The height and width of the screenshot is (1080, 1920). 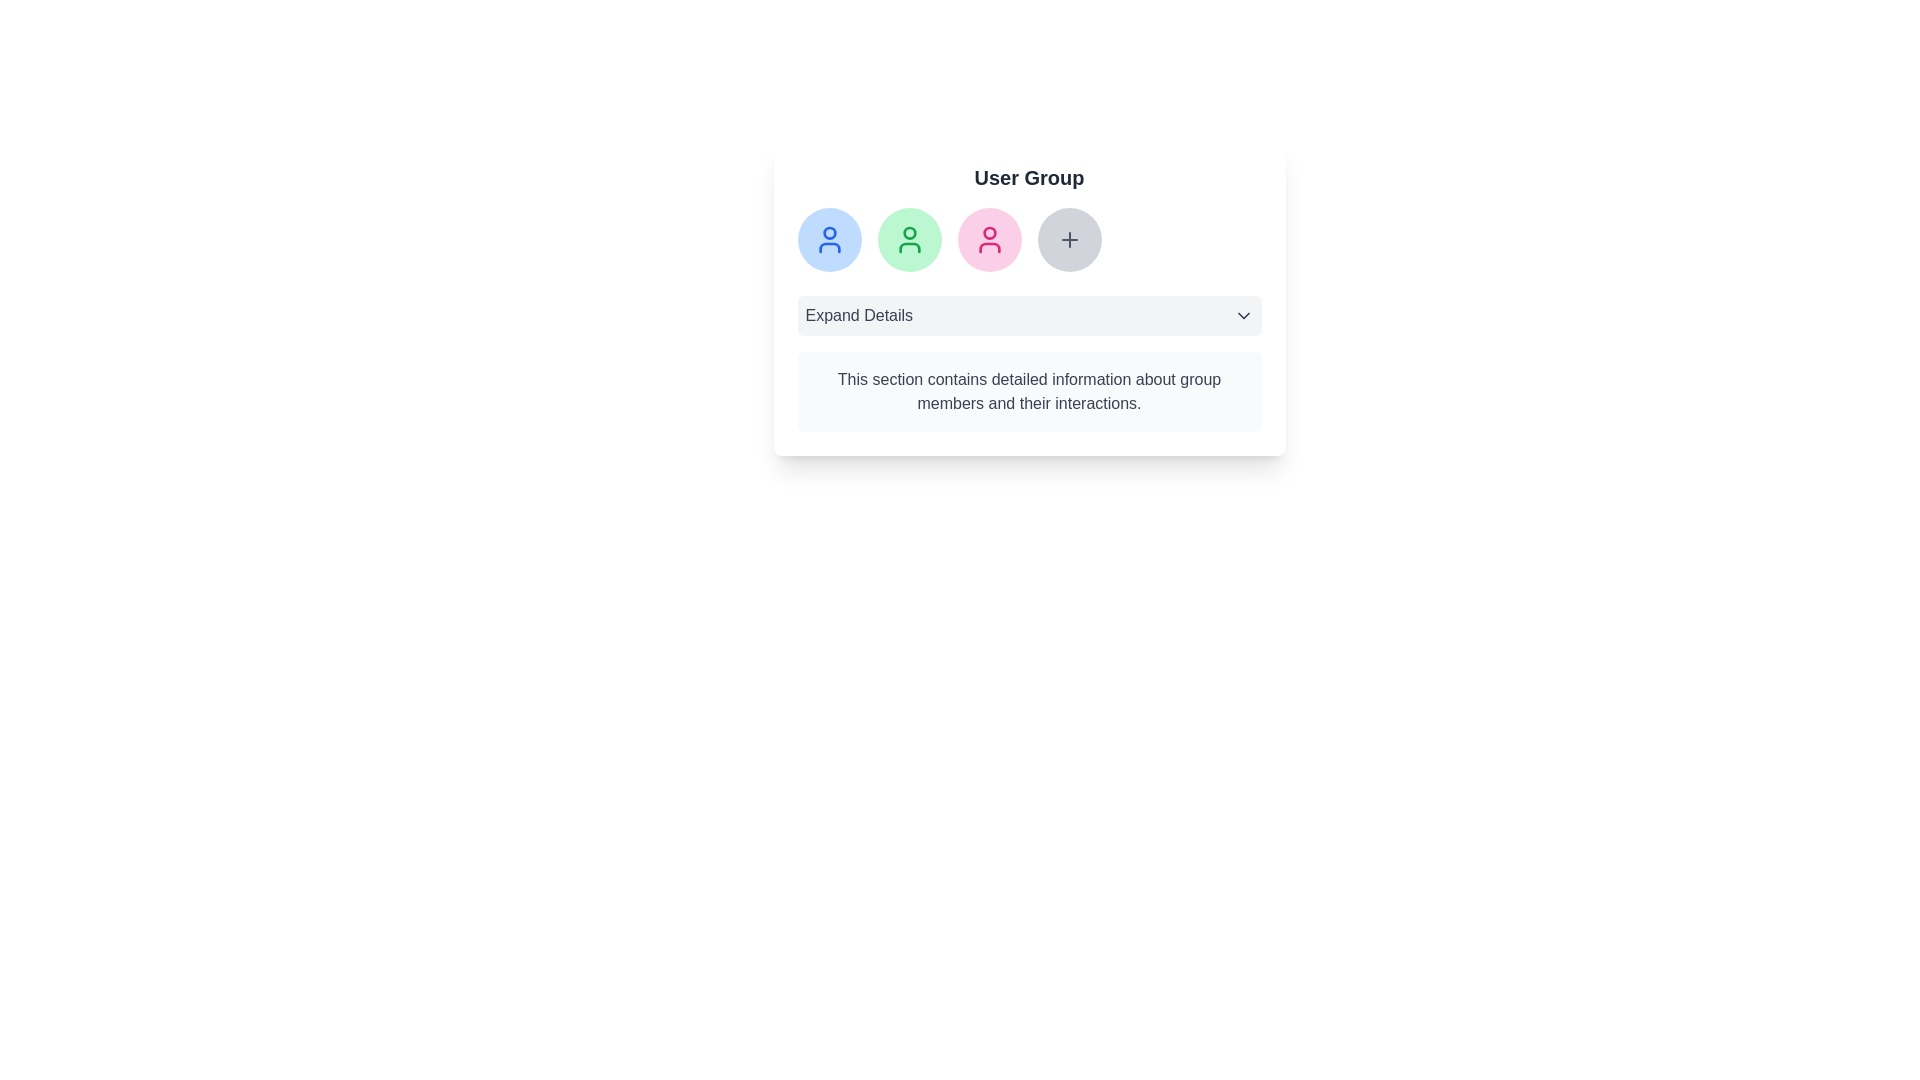 I want to click on the circle representing the head in the first user icon on the far left of the user group section, so click(x=829, y=232).